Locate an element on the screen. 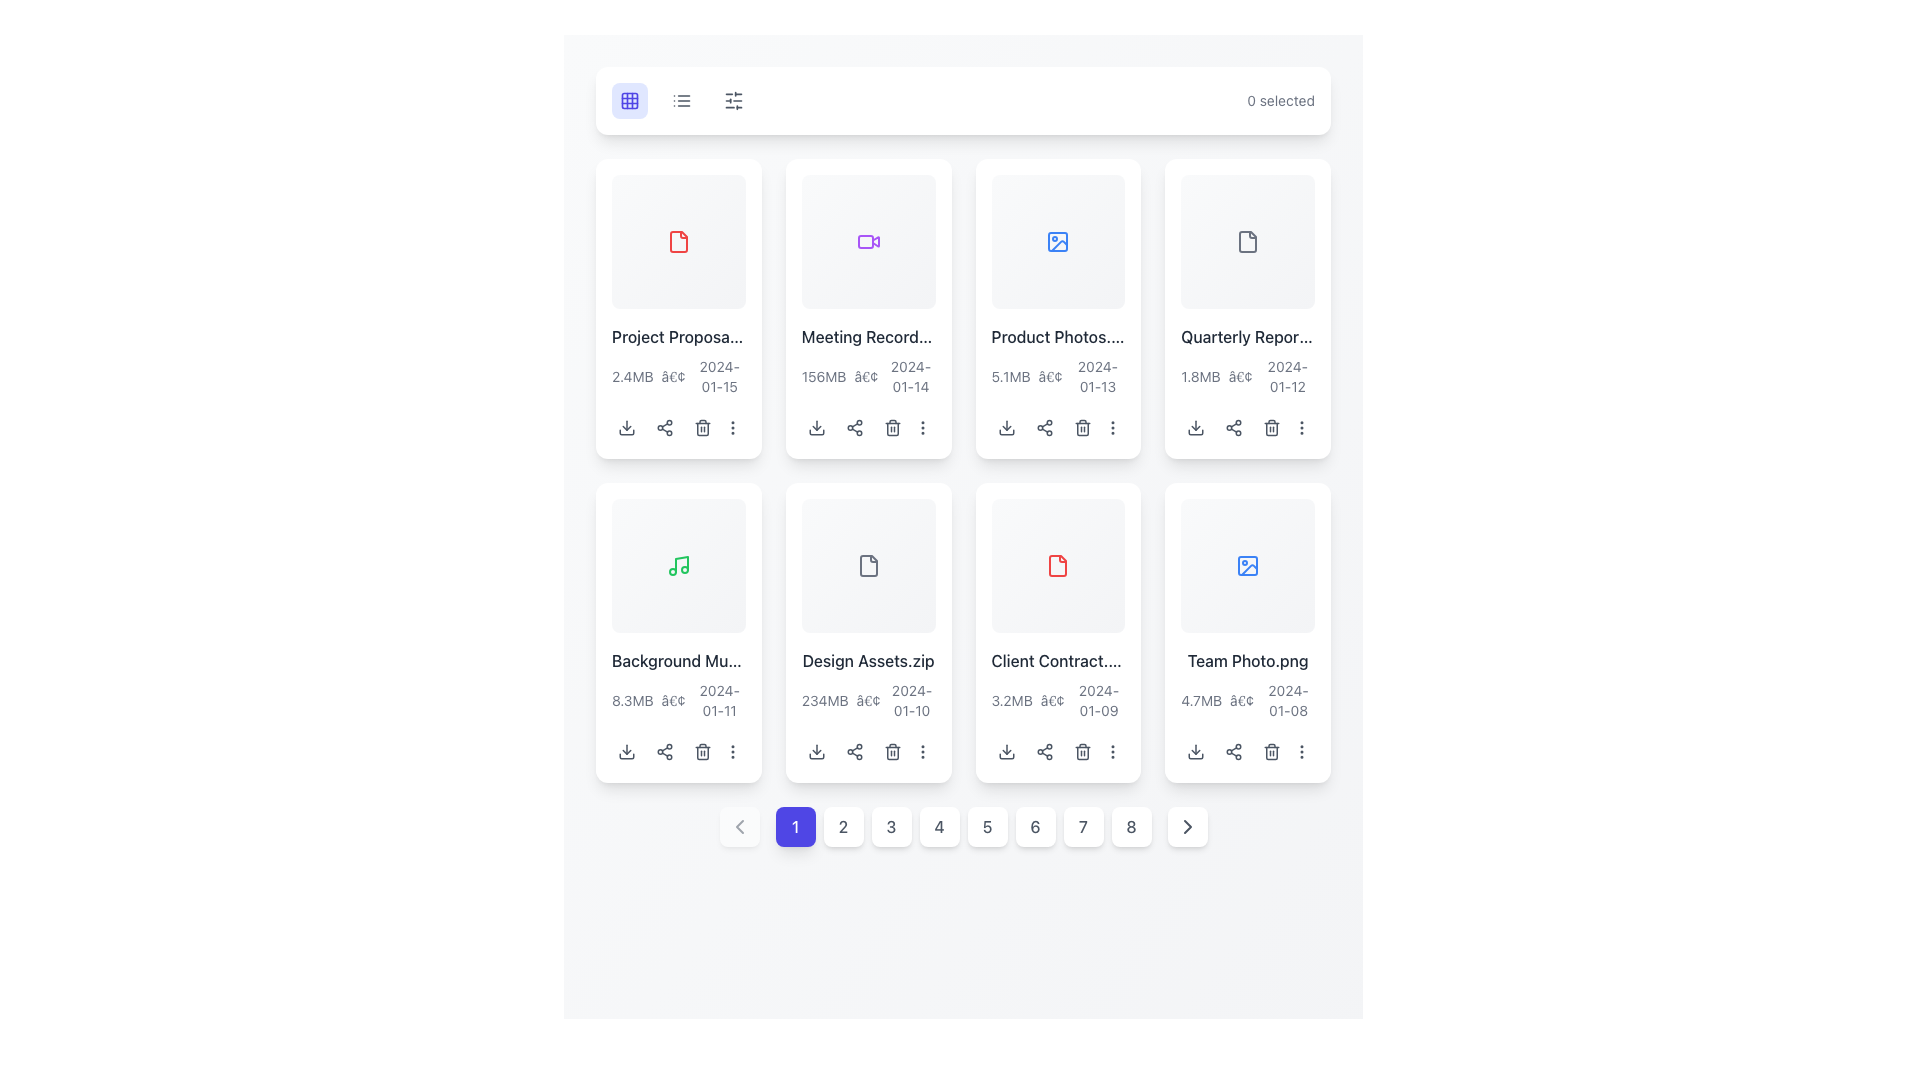  the informational text label displaying the file size and date, which is styled in a smaller gray font and located below the main title of the 'Project Proposal.pdf' card is located at coordinates (678, 376).